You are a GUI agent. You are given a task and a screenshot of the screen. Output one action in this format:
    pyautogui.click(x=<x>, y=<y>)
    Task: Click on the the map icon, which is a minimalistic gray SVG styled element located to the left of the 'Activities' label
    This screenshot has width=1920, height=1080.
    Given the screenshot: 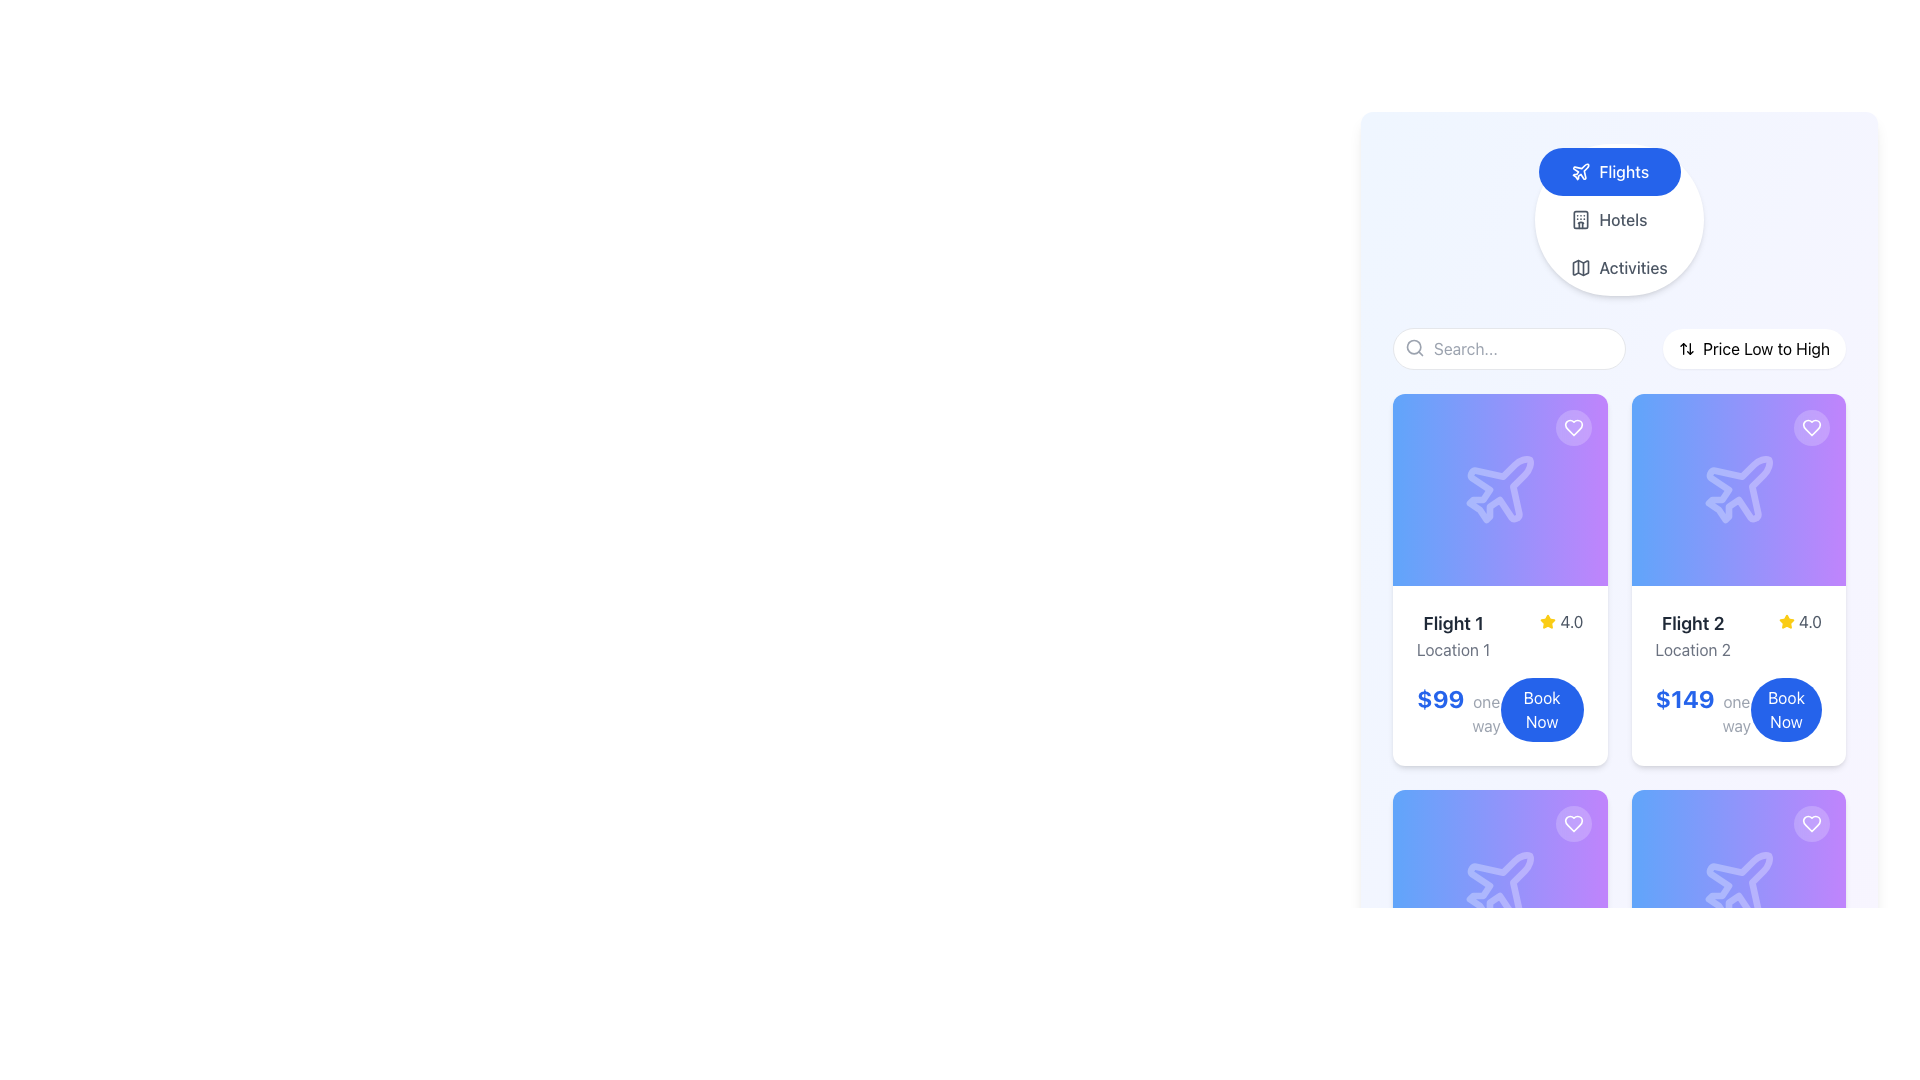 What is the action you would take?
    pyautogui.click(x=1579, y=266)
    